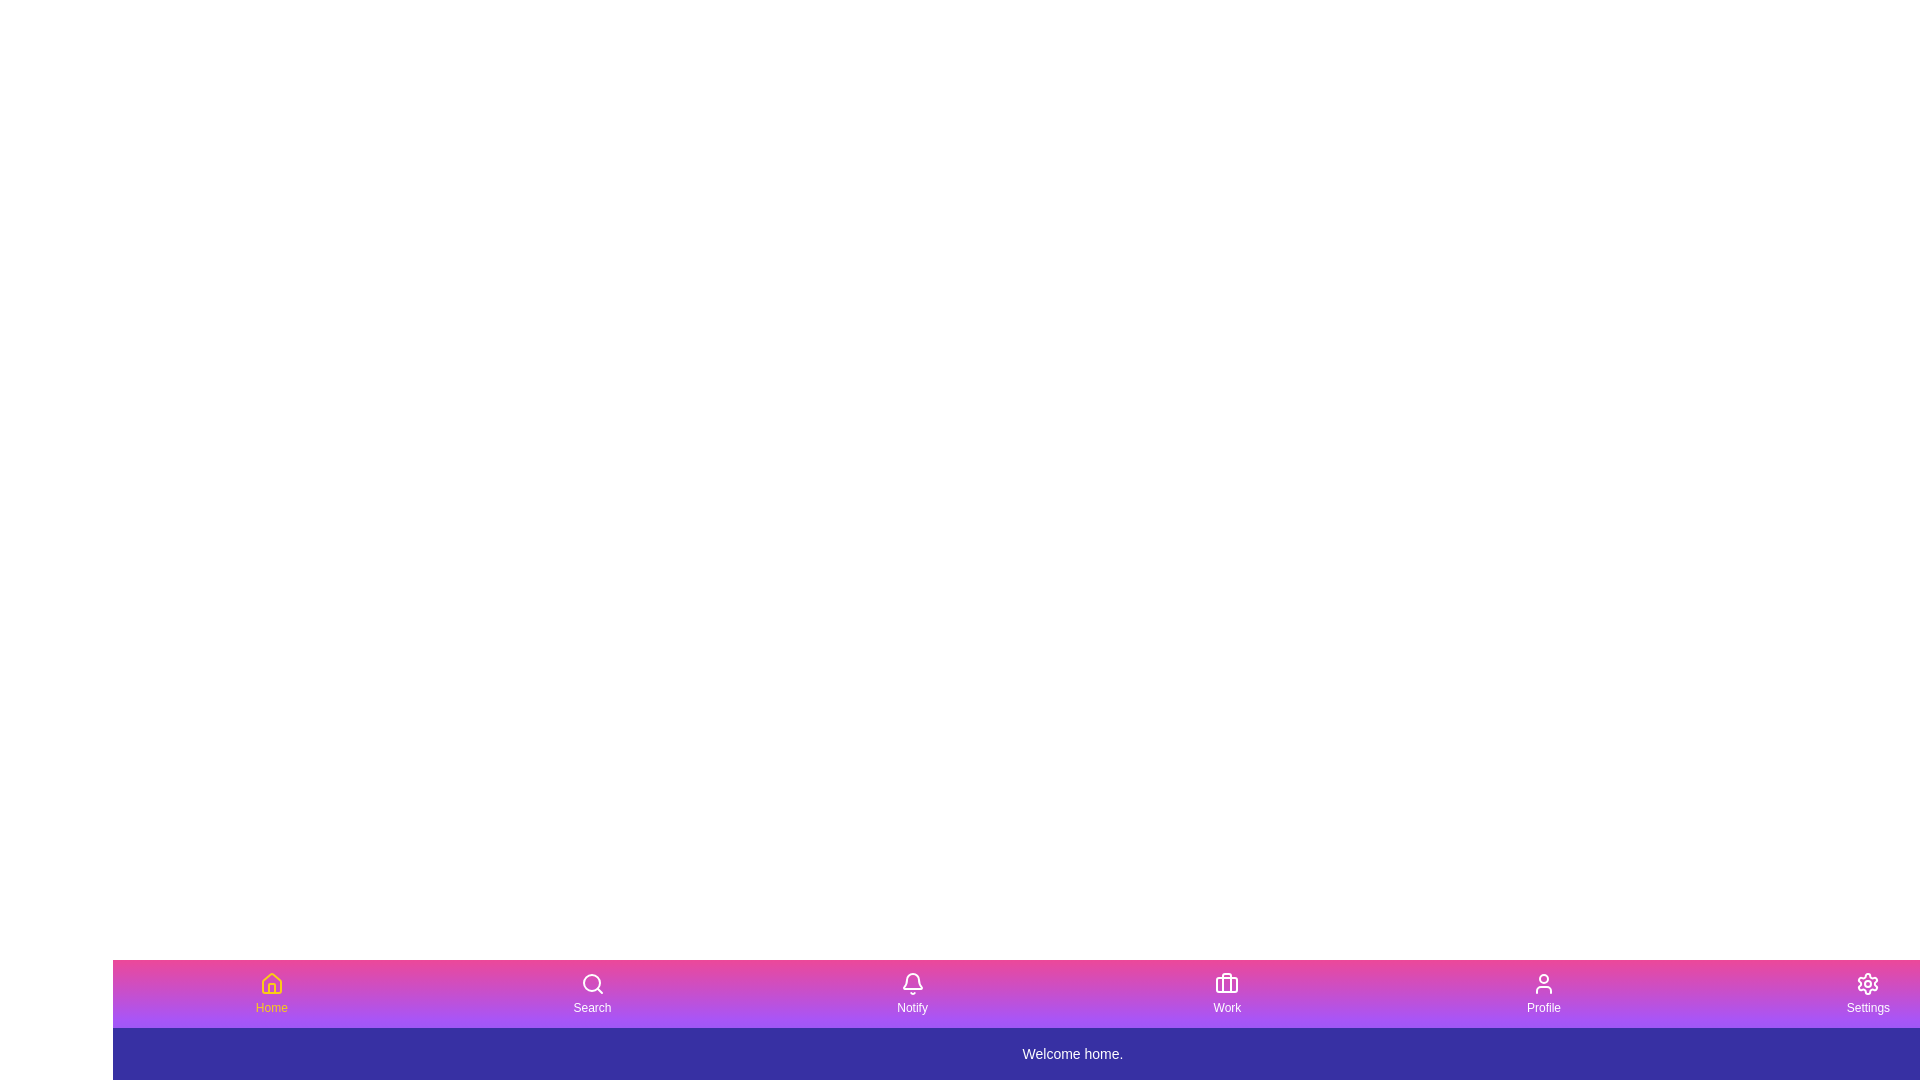 The image size is (1920, 1080). What do you see at coordinates (1226, 994) in the screenshot?
I see `the tab labeled Work by clicking its button` at bounding box center [1226, 994].